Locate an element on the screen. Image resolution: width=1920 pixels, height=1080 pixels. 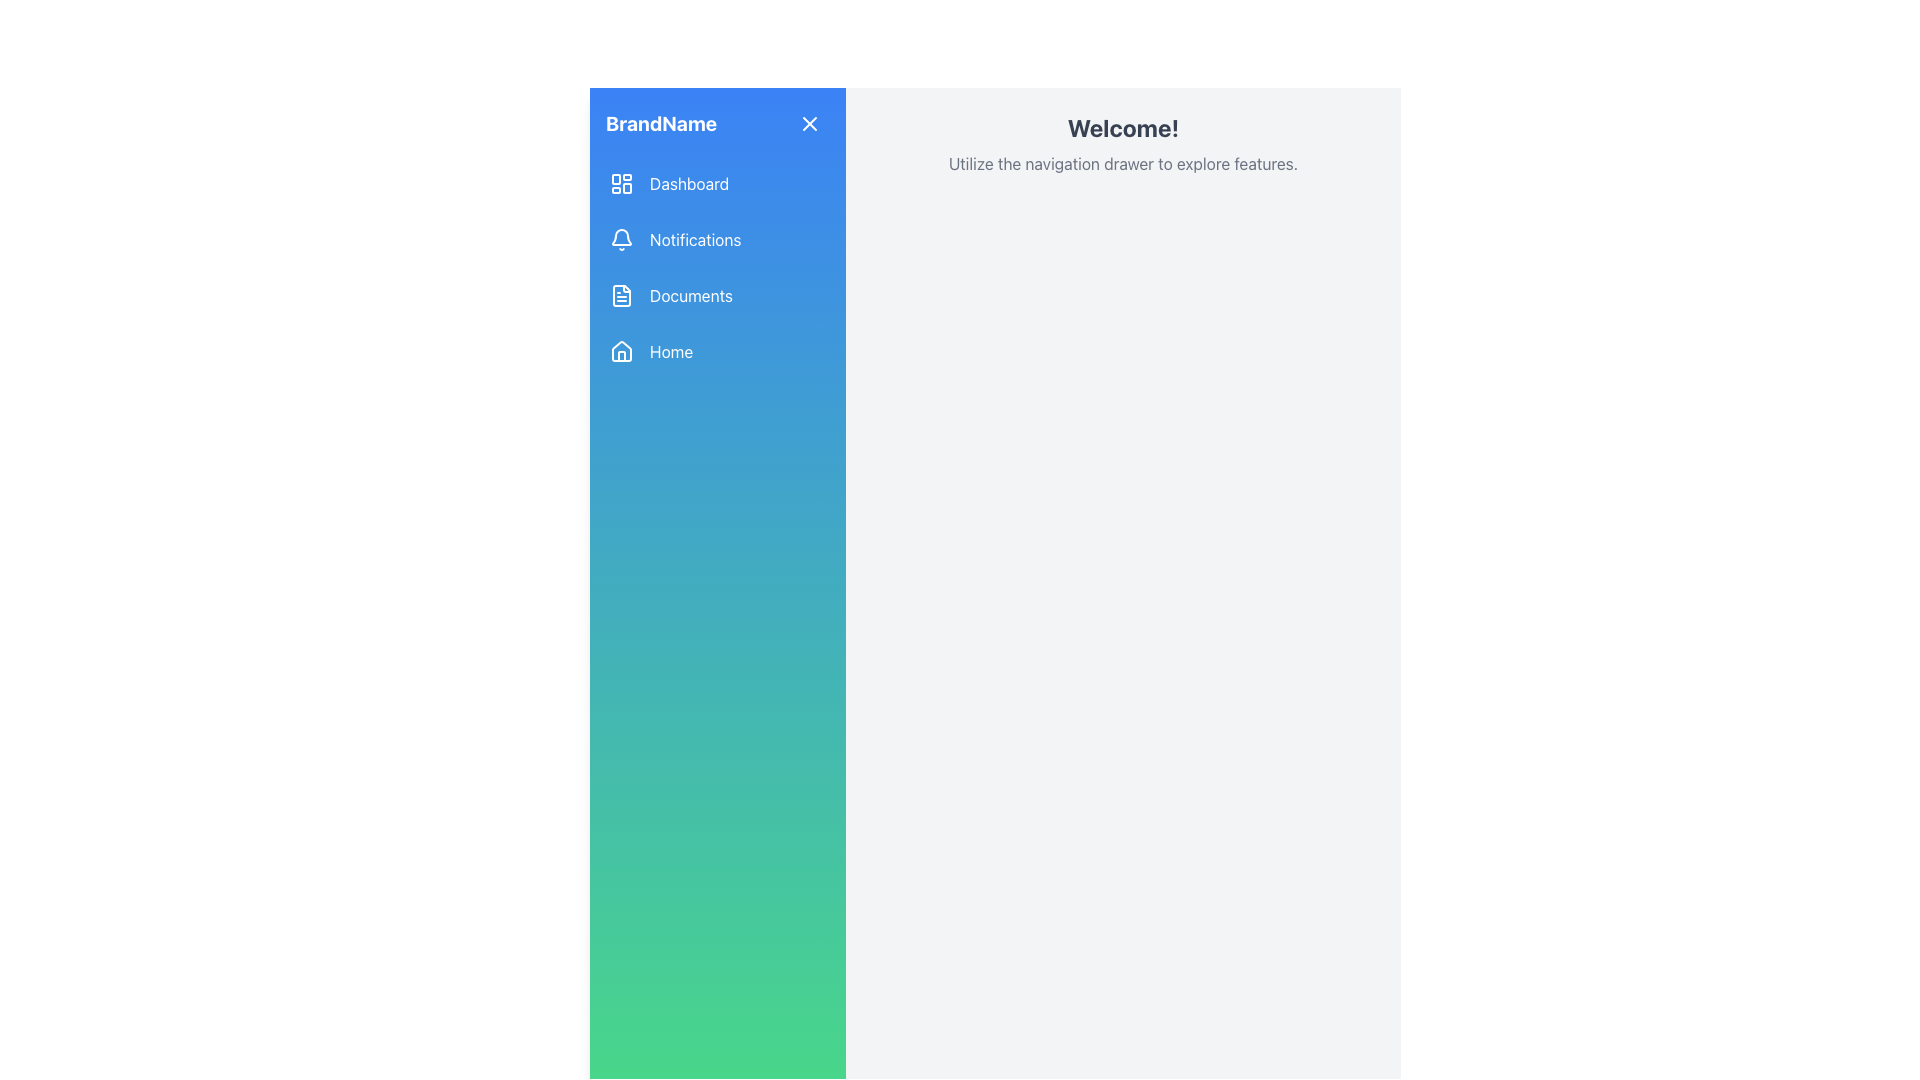
the circular button in the top-right corner of the vertical sidebar, adjacent to the text 'BrandName' is located at coordinates (810, 123).